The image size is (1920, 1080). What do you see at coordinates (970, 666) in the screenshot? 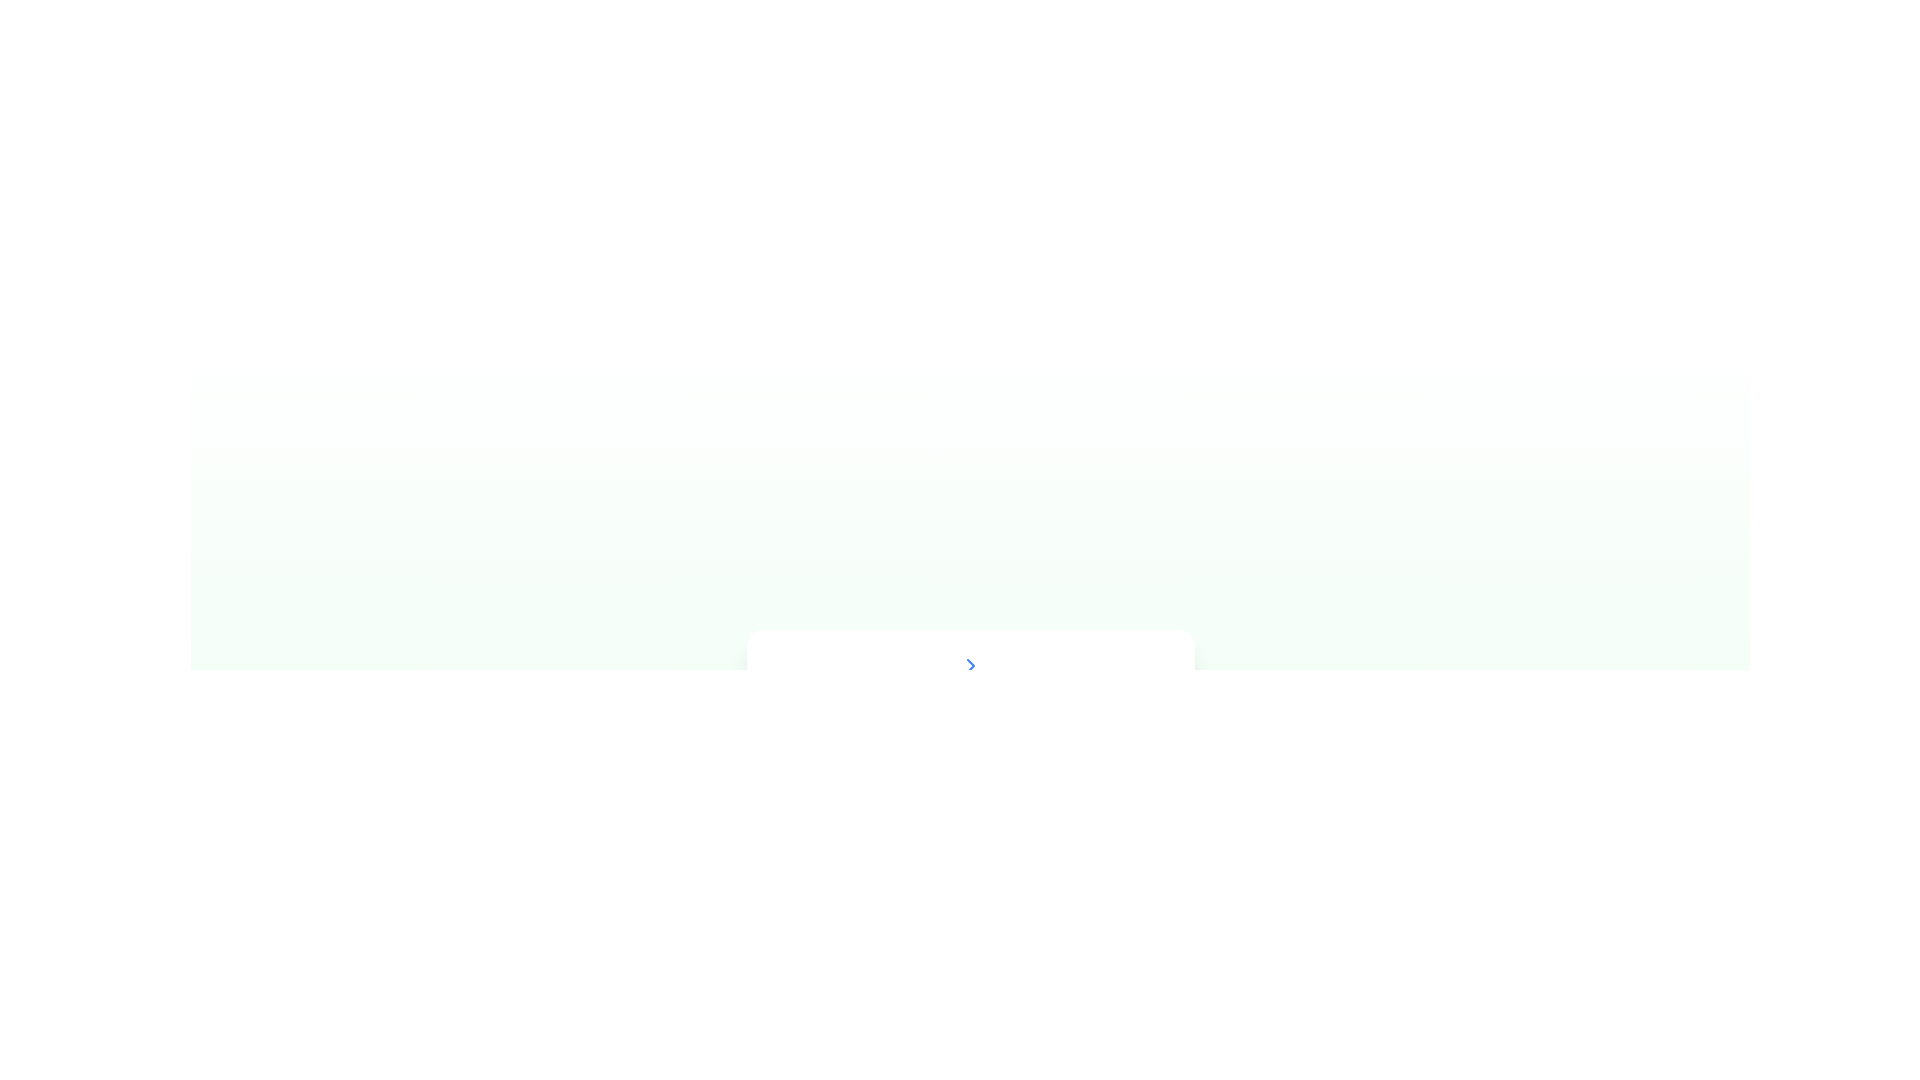
I see `the chevron arrow icon located near the bottom center of the interface` at bounding box center [970, 666].